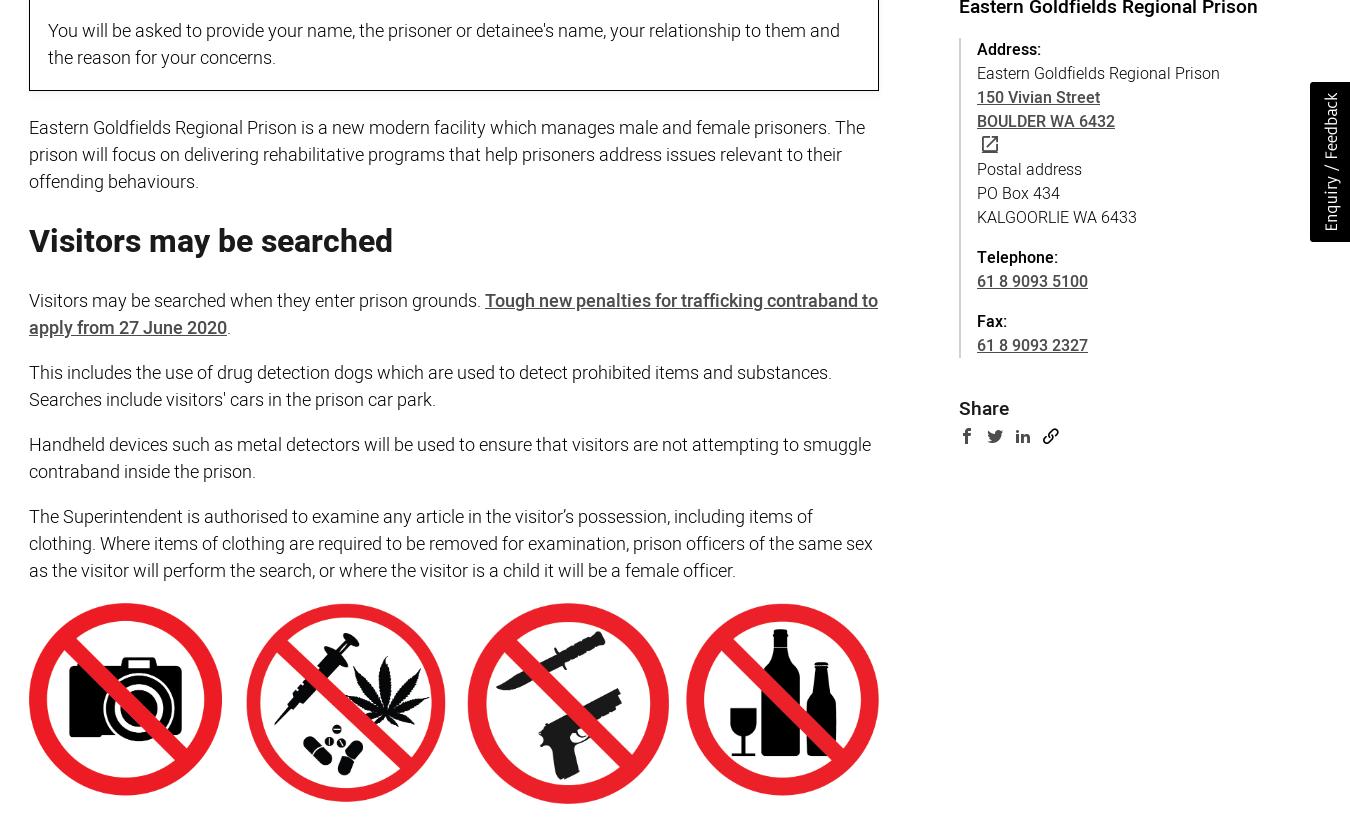  I want to click on '61 8 9093 2327', so click(1032, 344).